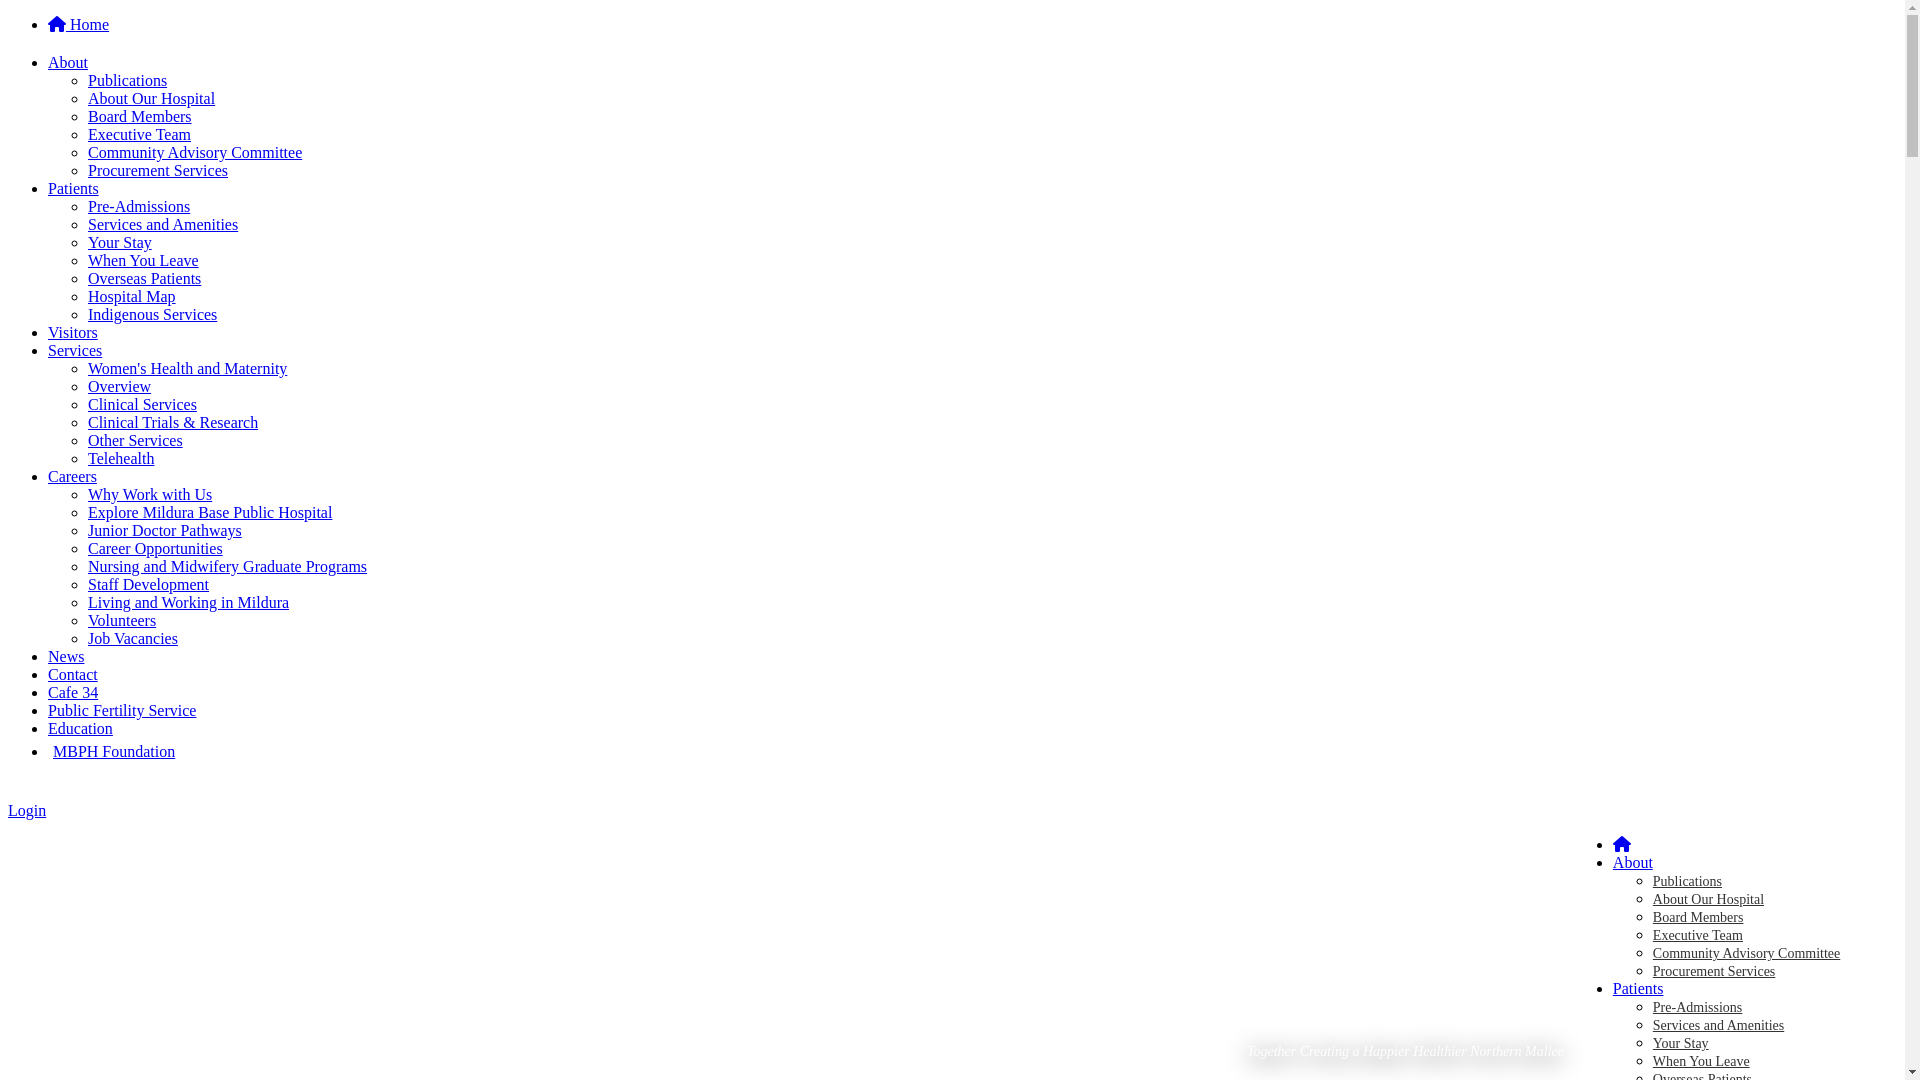 This screenshot has height=1080, width=1920. I want to click on 'Careers', so click(48, 476).